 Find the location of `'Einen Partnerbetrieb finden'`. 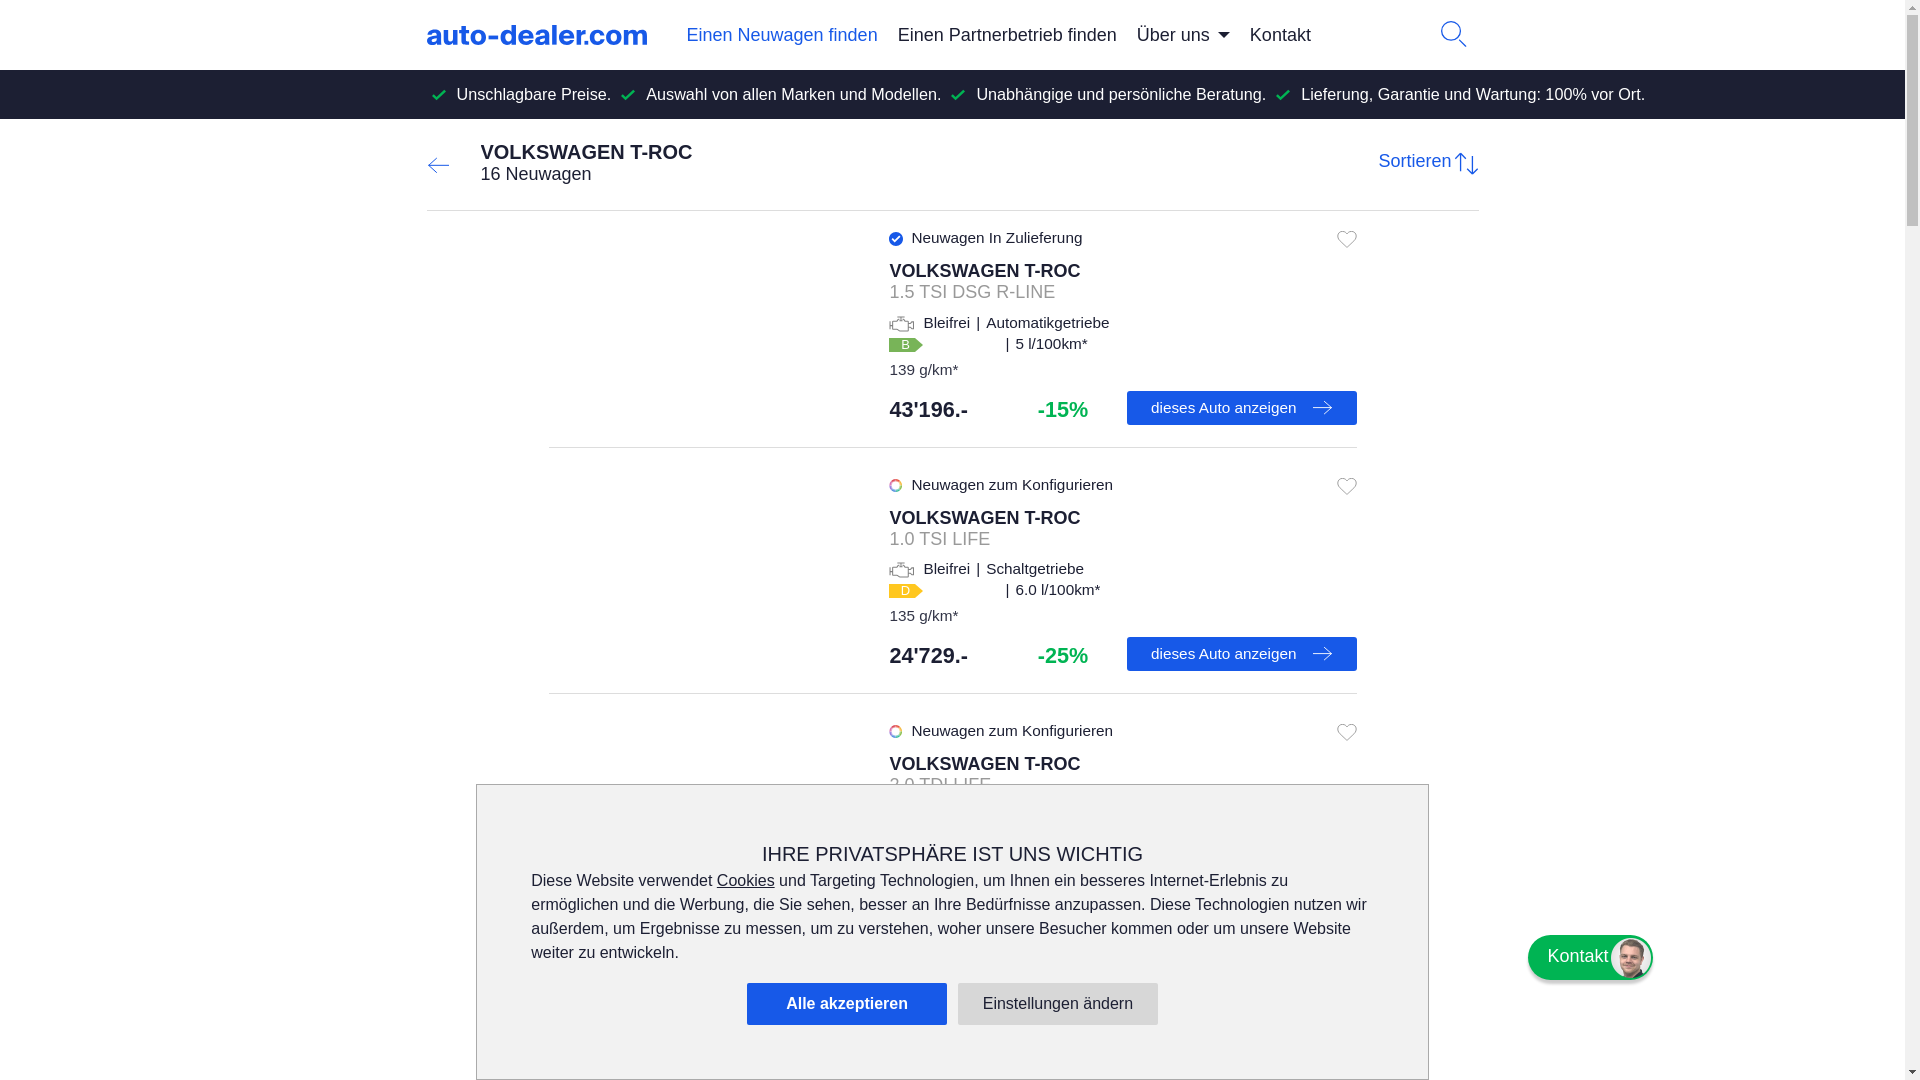

'Einen Partnerbetrieb finden' is located at coordinates (1007, 34).